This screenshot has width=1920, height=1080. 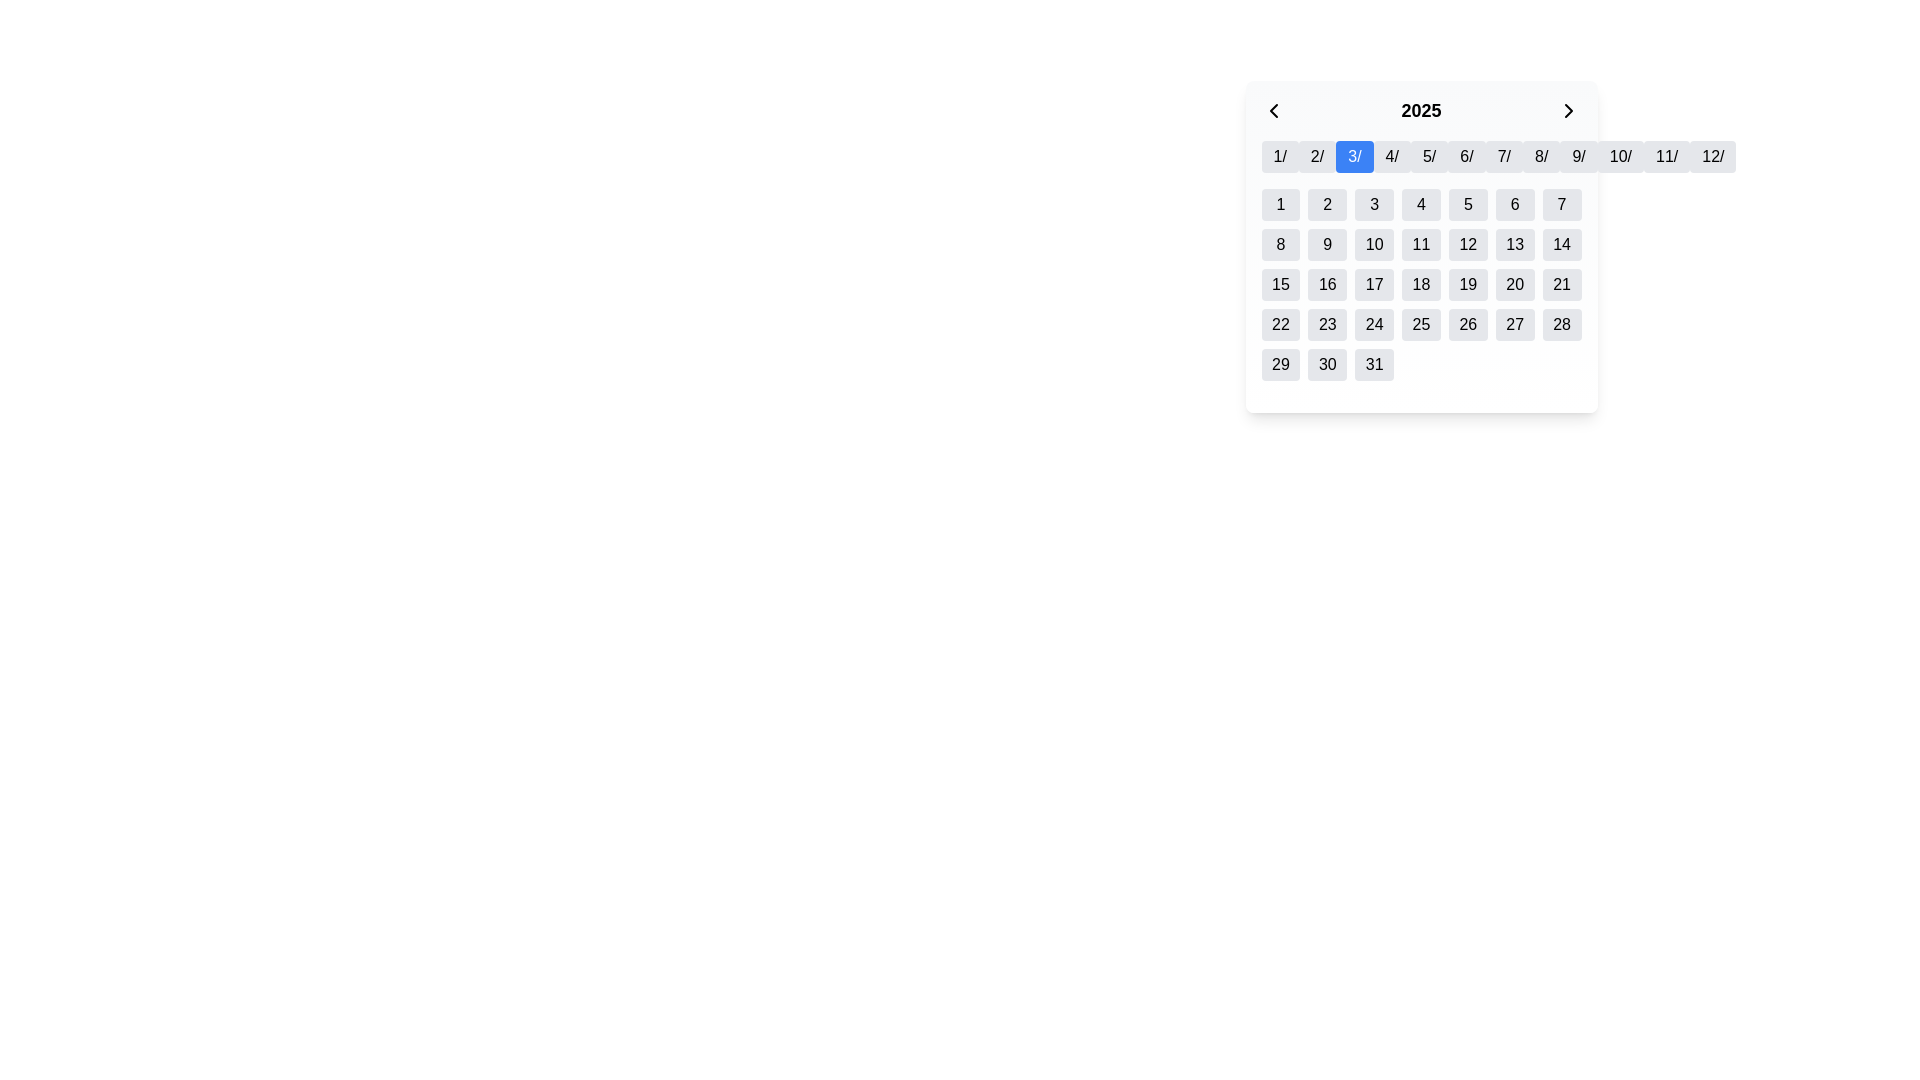 What do you see at coordinates (1468, 323) in the screenshot?
I see `the selectable date button representing the date '26' in the calendar widget` at bounding box center [1468, 323].